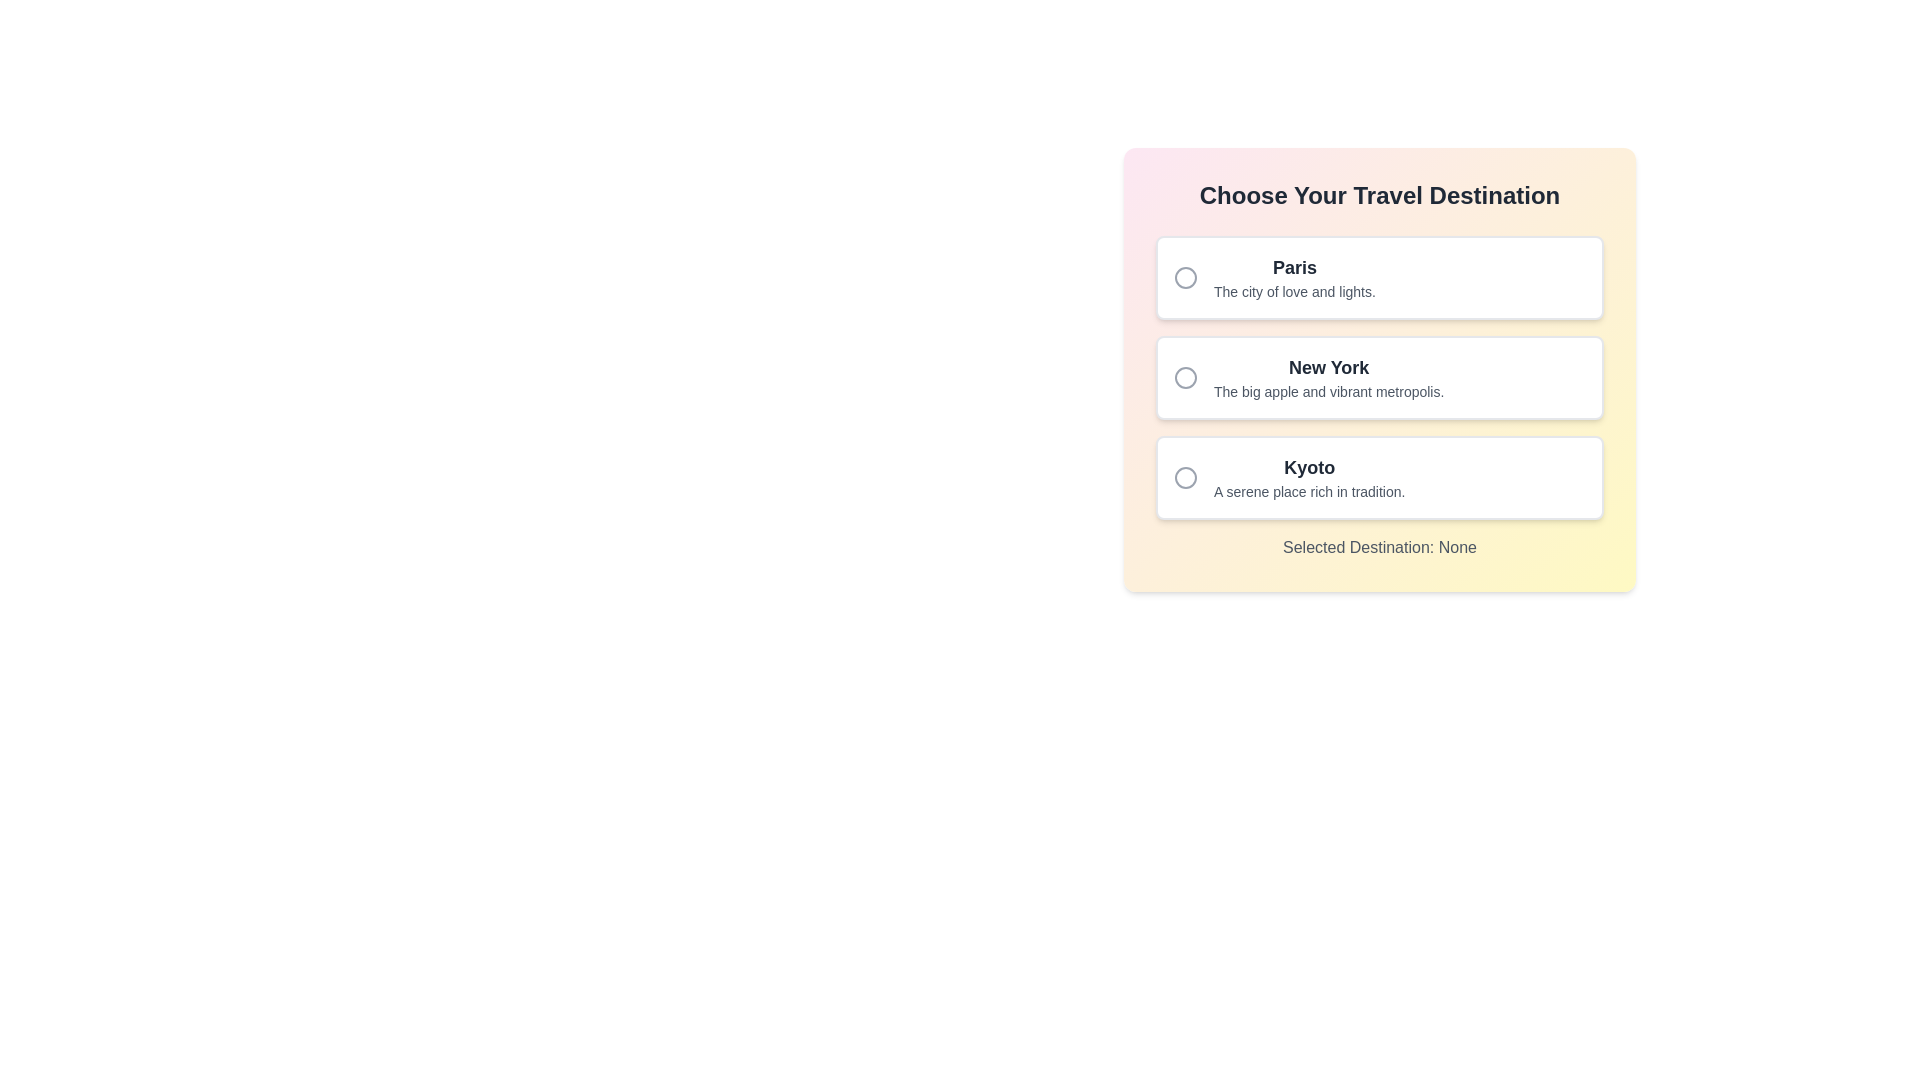  Describe the element at coordinates (1185, 277) in the screenshot. I see `the Circle Indicator in the SVG Radio Button associated with the 'Paris' option` at that location.